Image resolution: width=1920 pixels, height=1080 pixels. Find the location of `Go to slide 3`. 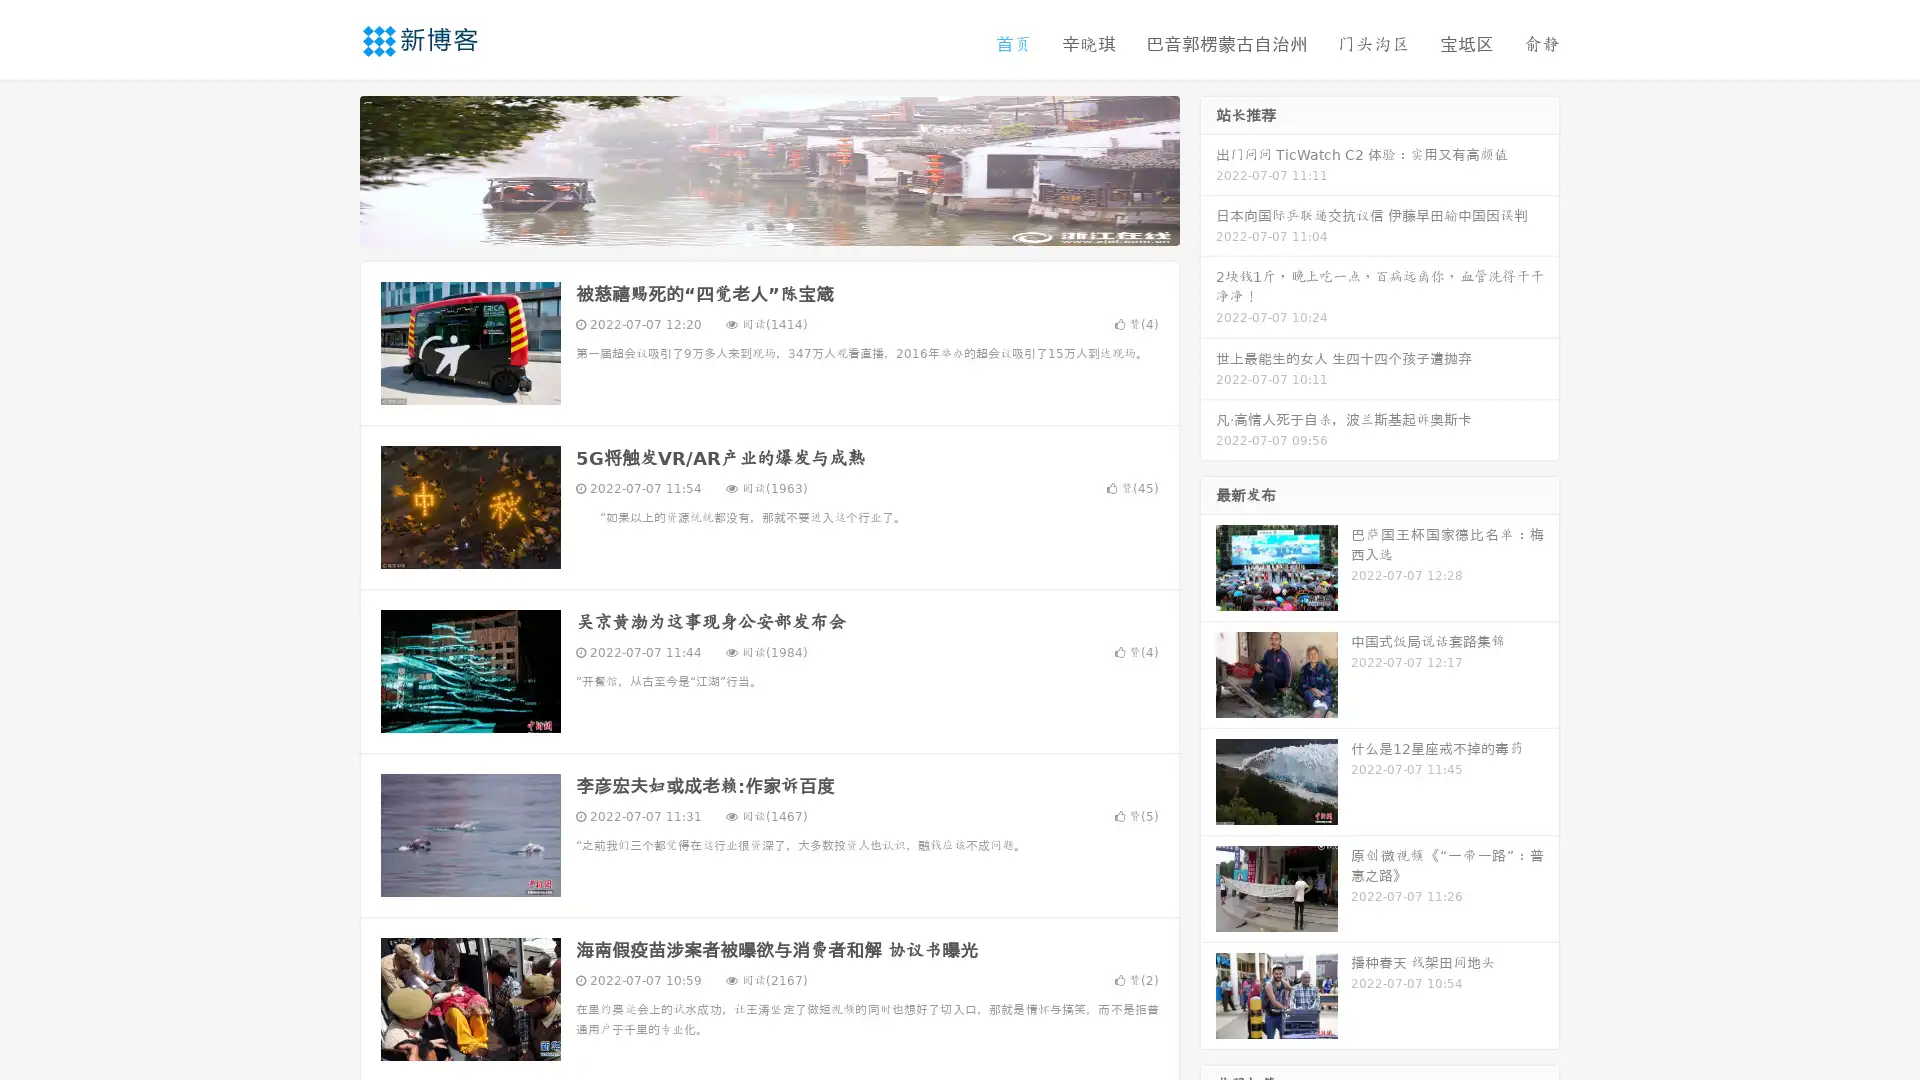

Go to slide 3 is located at coordinates (789, 225).